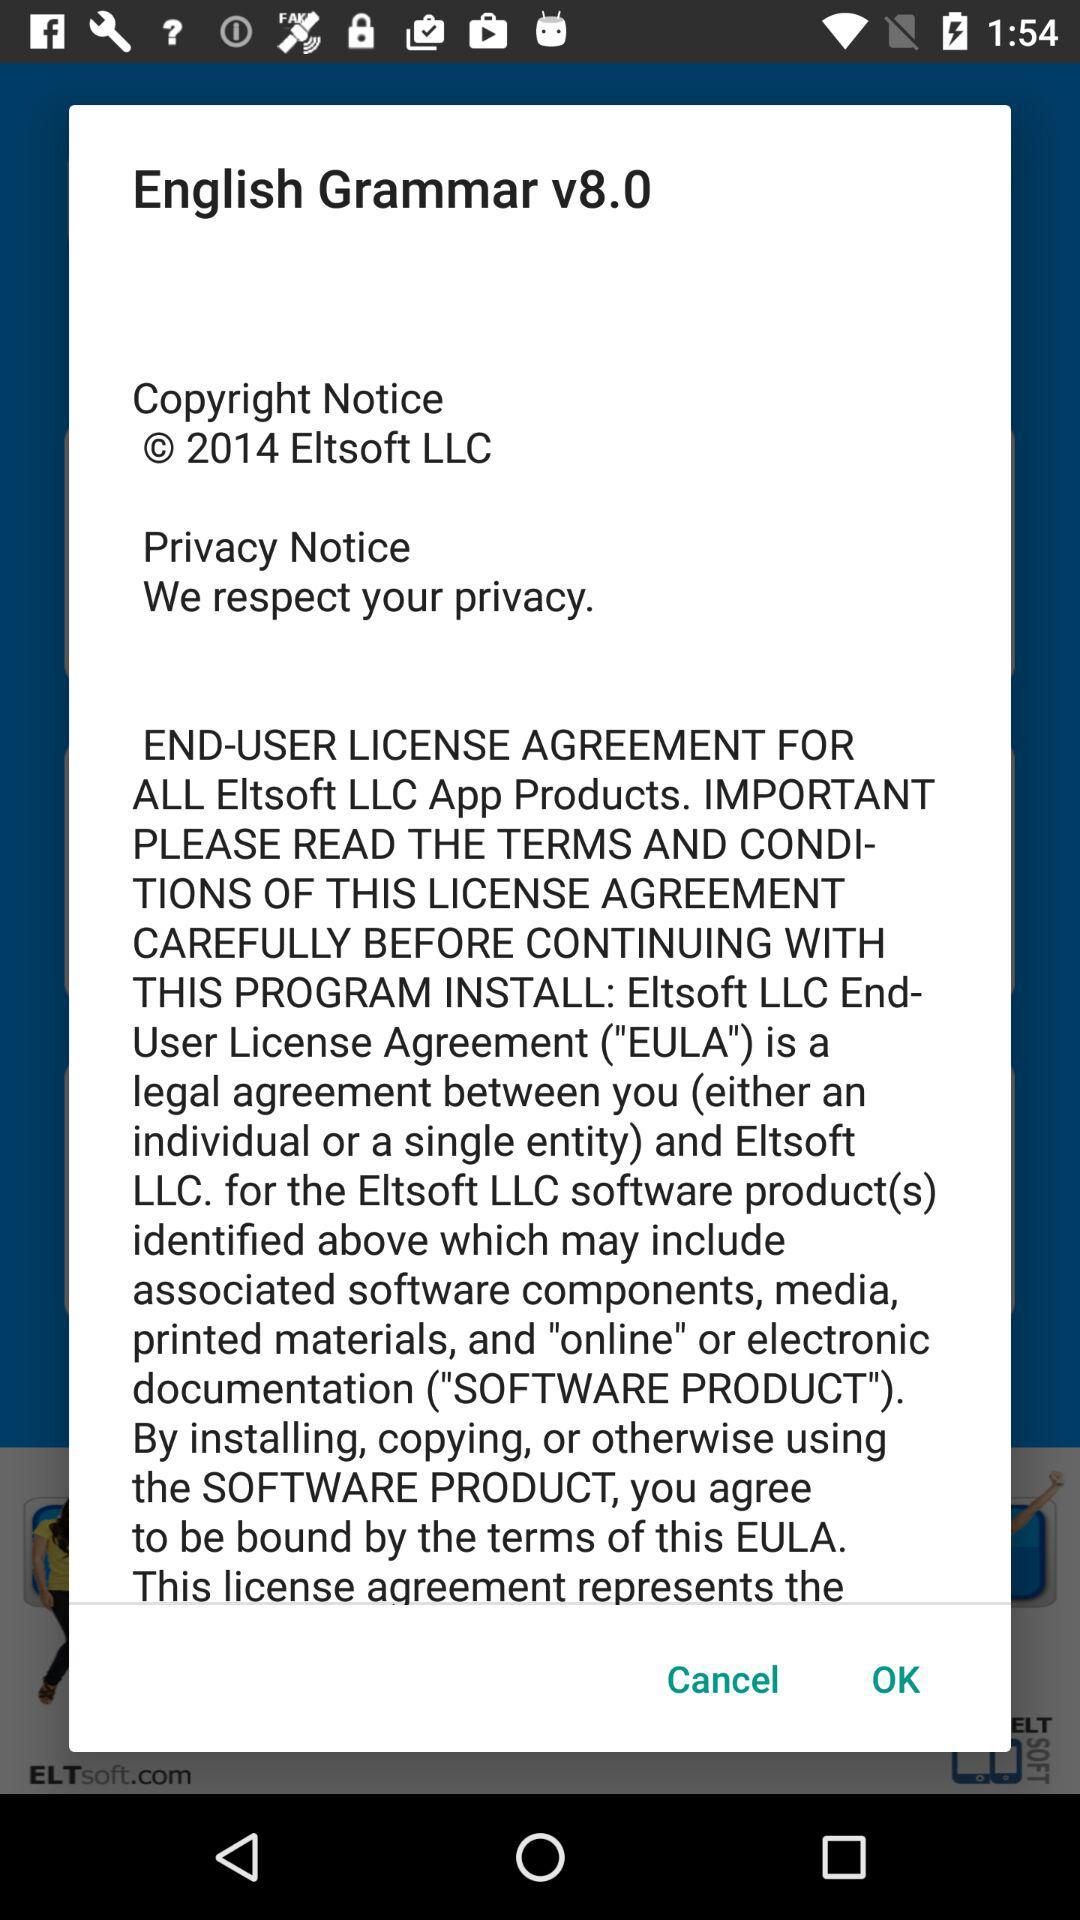  Describe the element at coordinates (723, 1678) in the screenshot. I see `app below the copyright notice 2014 icon` at that location.